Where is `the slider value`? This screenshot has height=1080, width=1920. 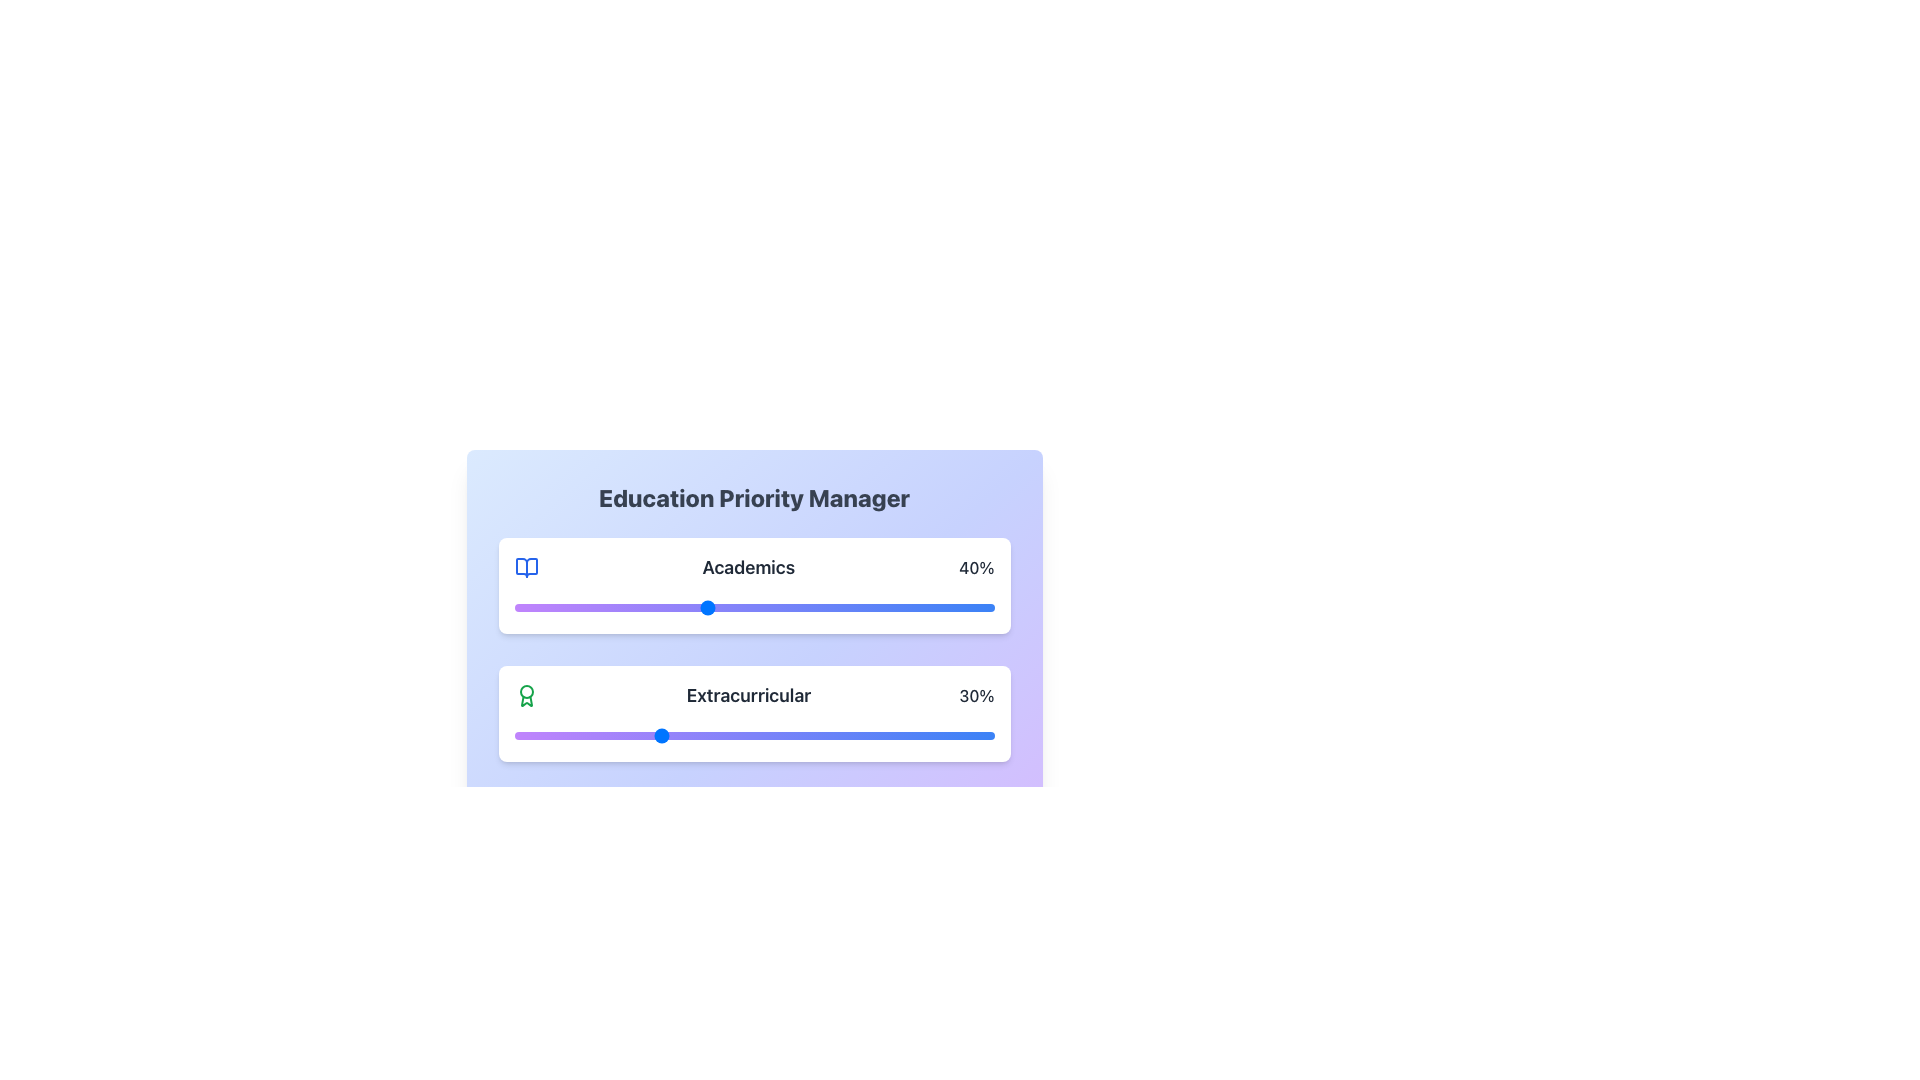
the slider value is located at coordinates (984, 607).